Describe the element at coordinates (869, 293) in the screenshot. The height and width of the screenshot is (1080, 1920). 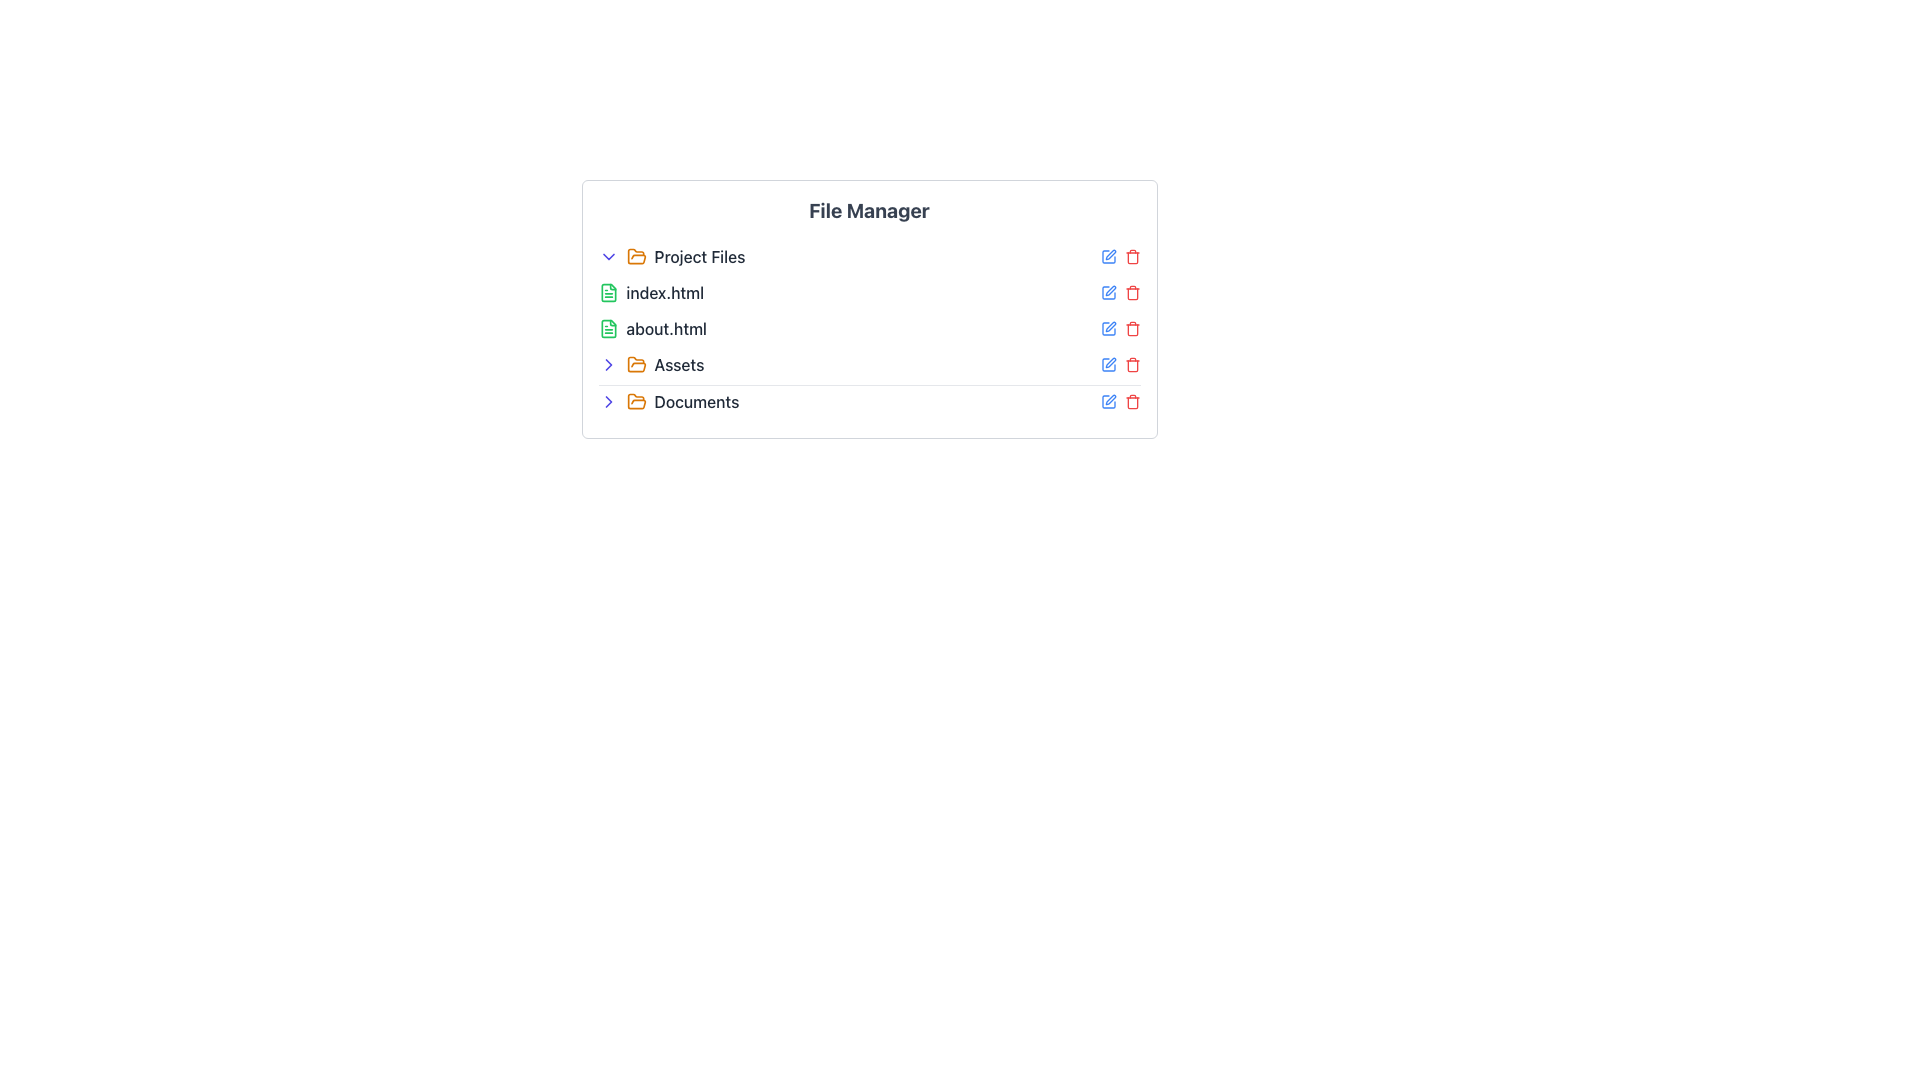
I see `the file entry row for 'index.html' in the file manager` at that location.